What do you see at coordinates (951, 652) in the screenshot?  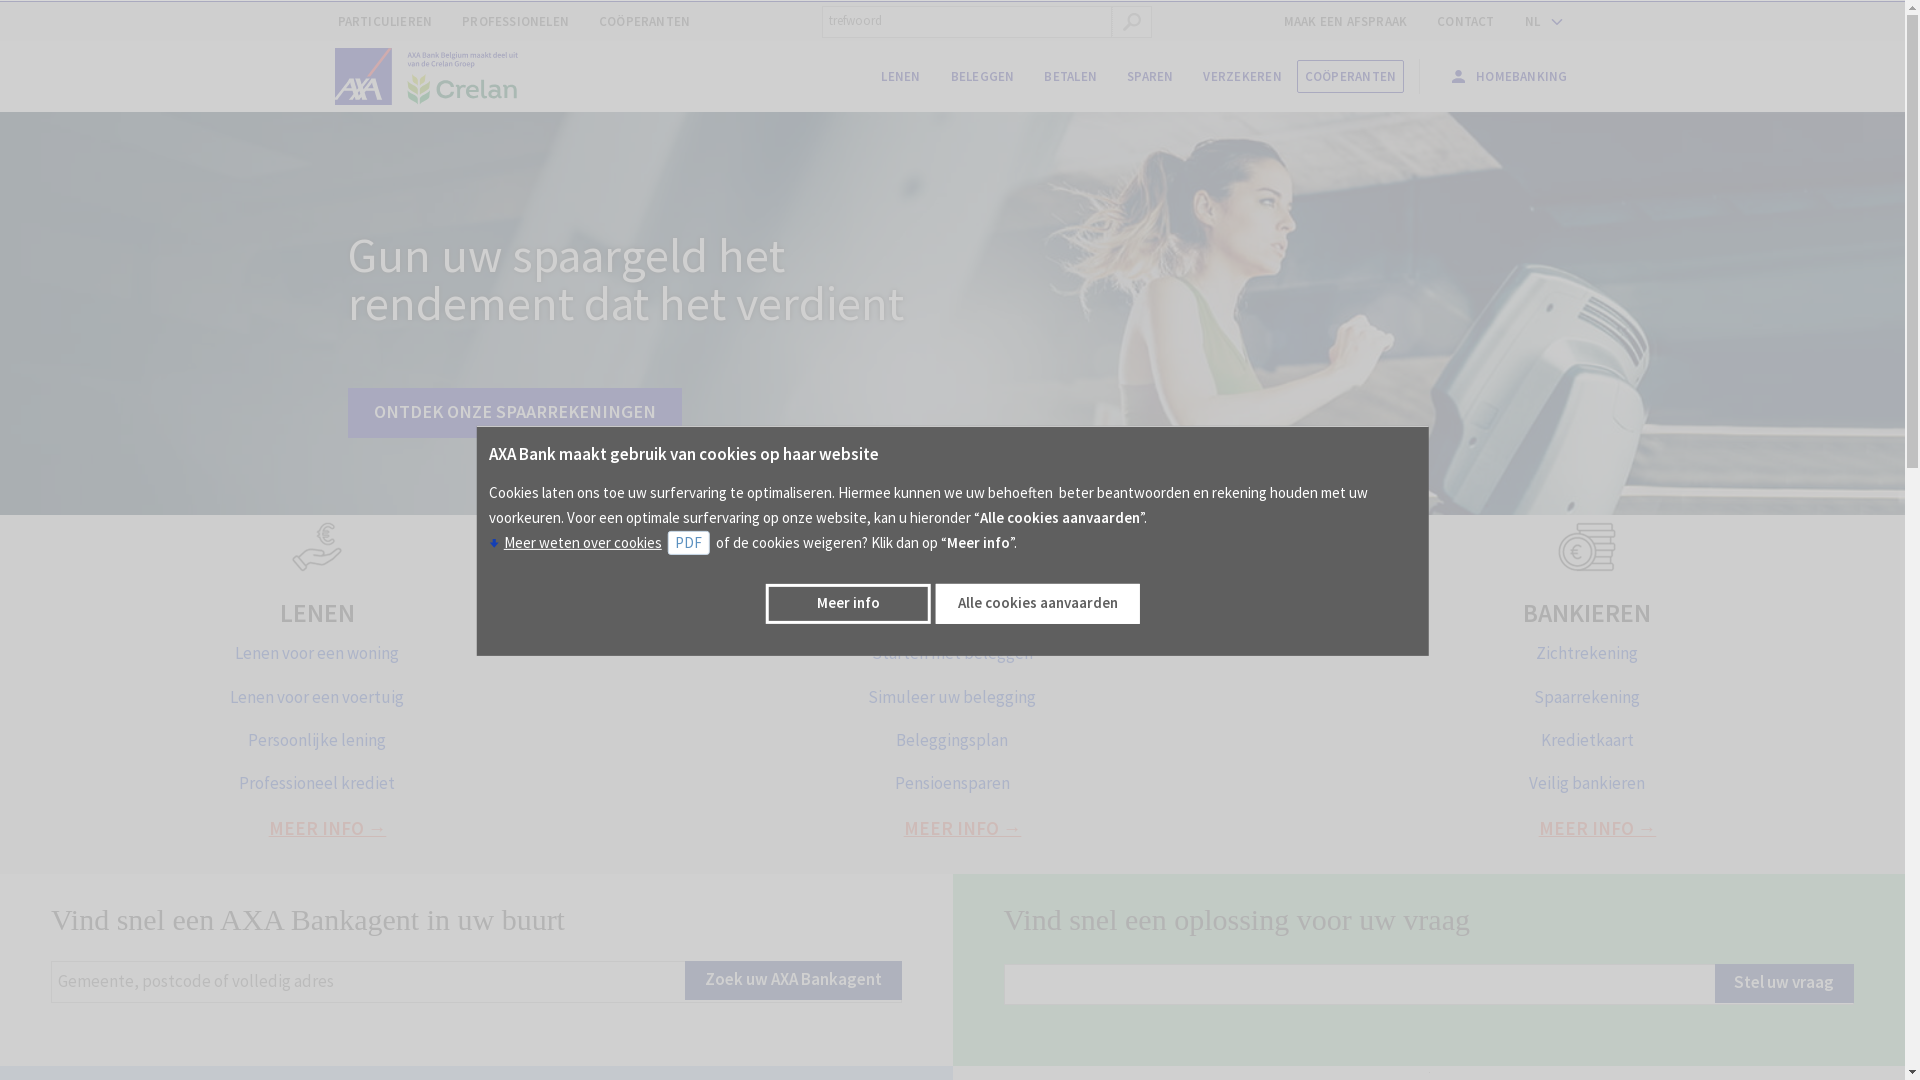 I see `'Starten met beleggen'` at bounding box center [951, 652].